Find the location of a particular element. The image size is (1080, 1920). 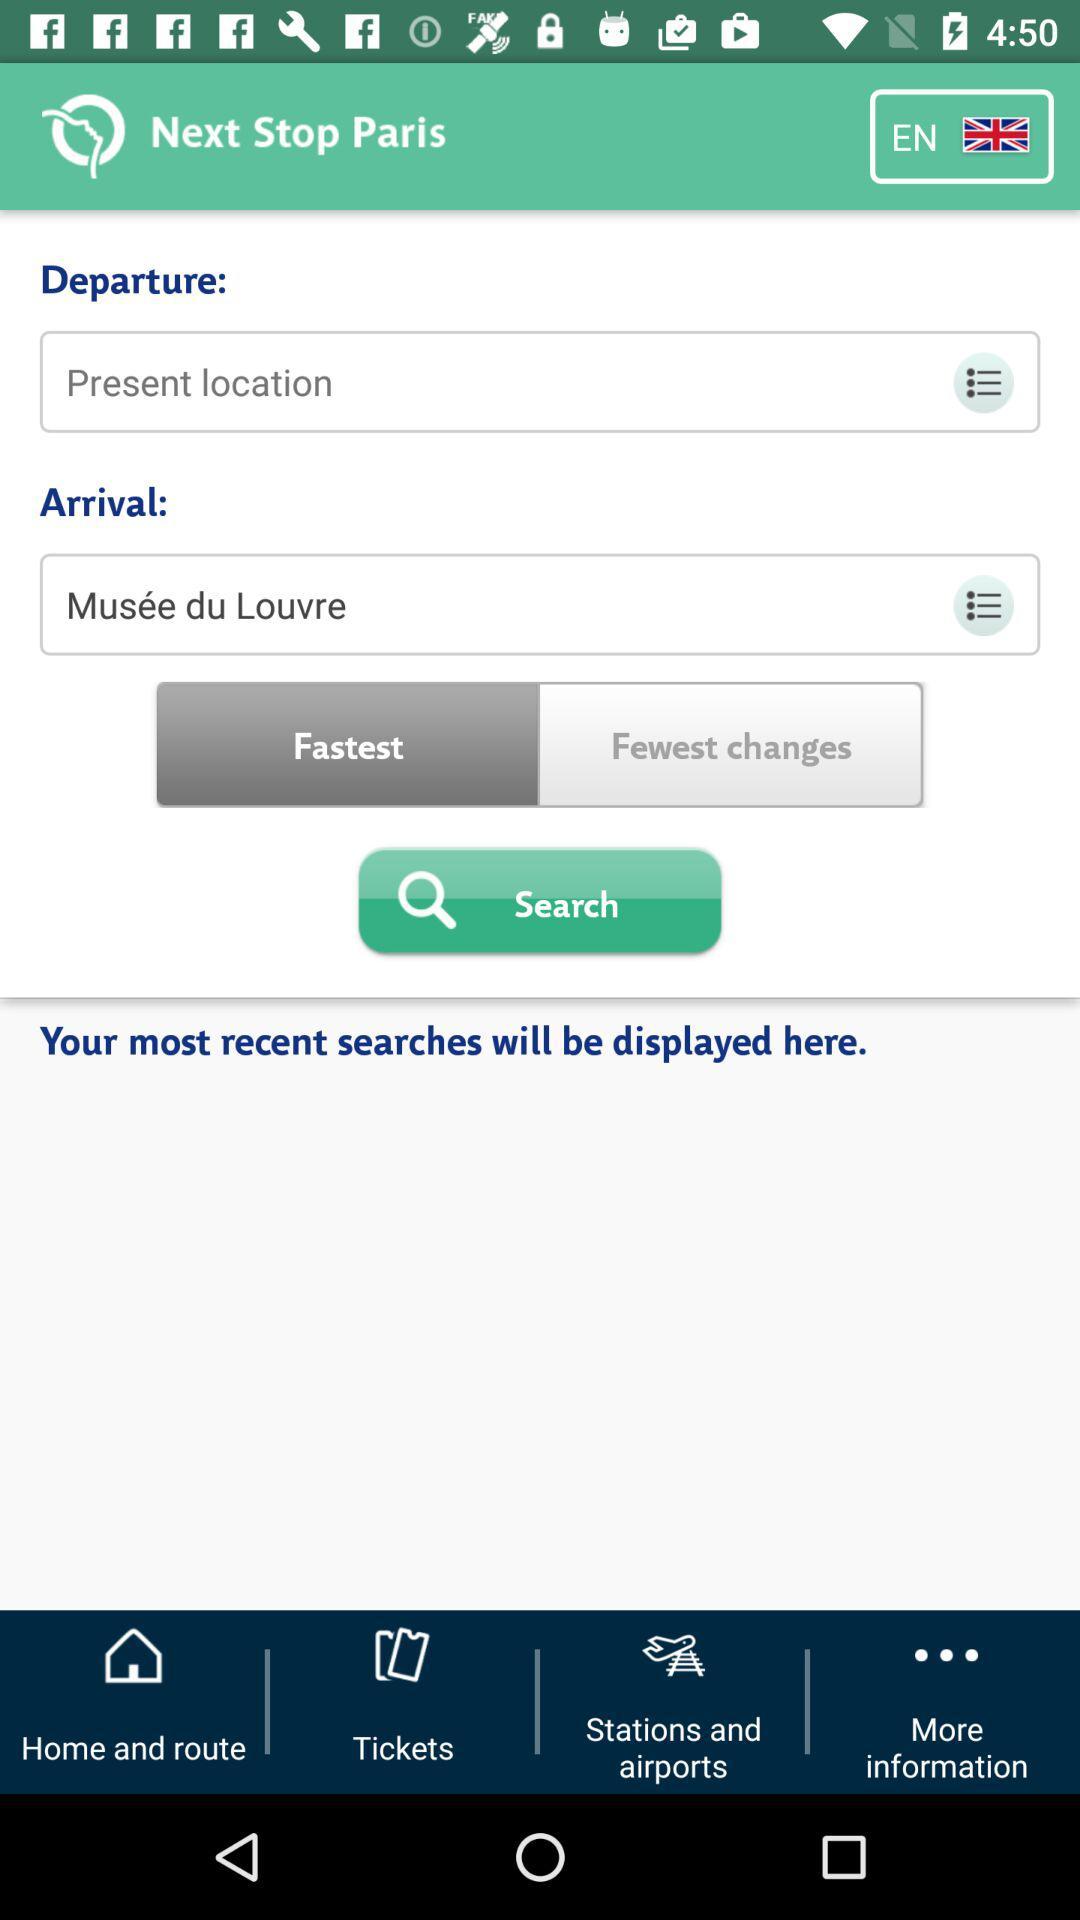

the search button on the web page is located at coordinates (540, 901).